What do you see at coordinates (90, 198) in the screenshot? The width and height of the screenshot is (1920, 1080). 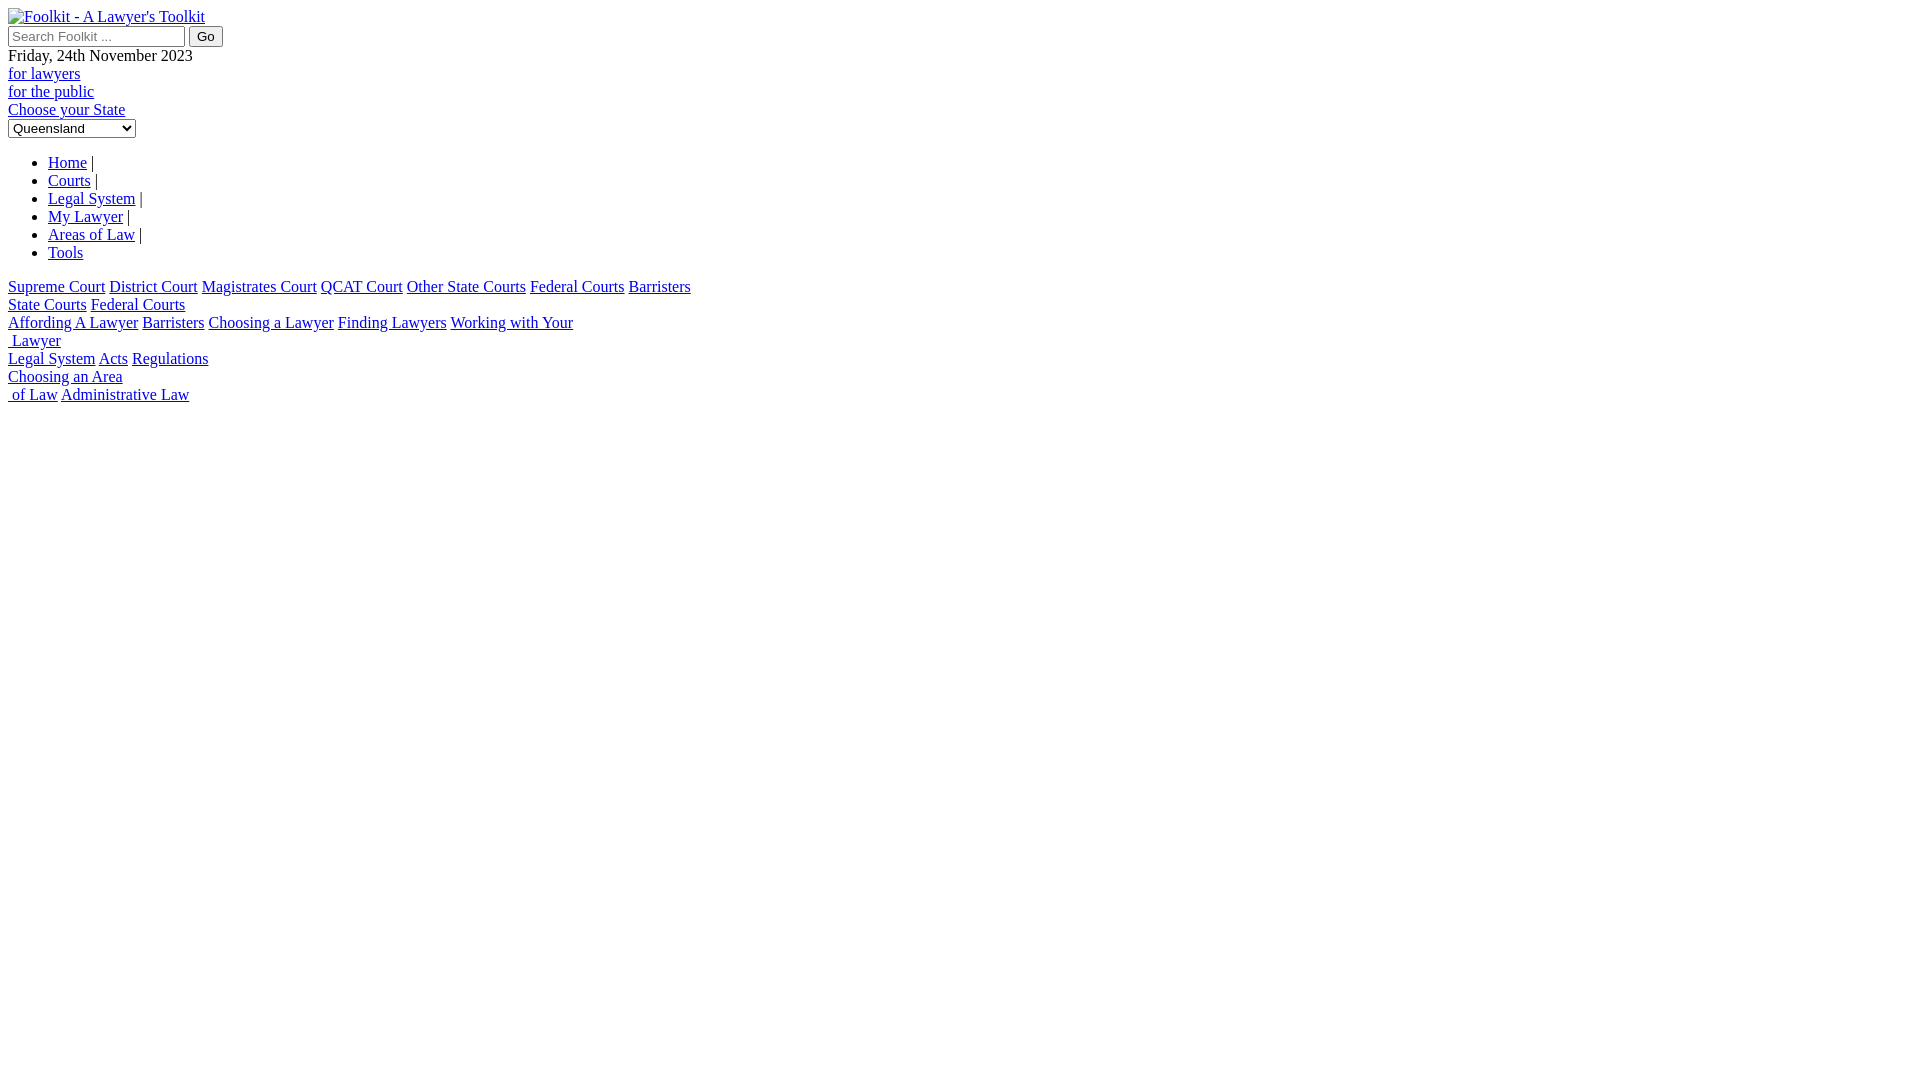 I see `'Legal System'` at bounding box center [90, 198].